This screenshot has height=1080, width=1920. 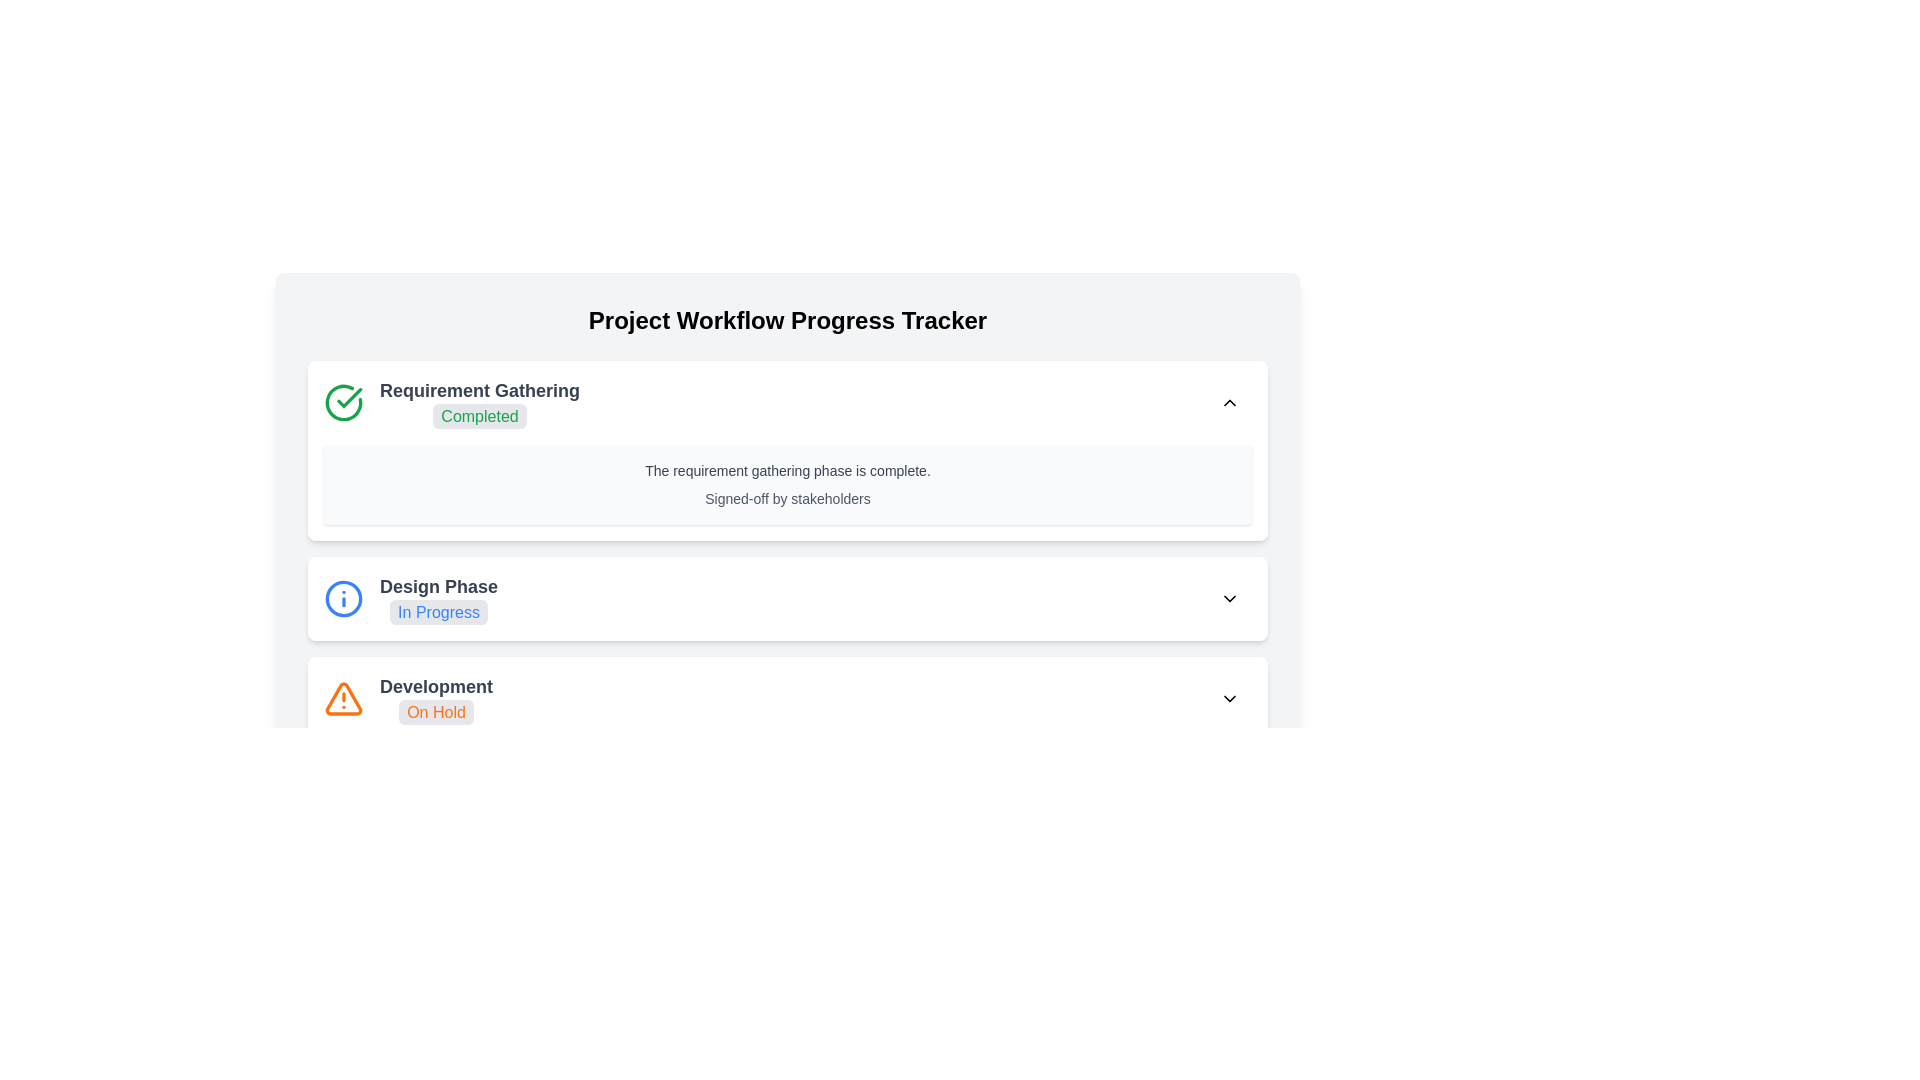 I want to click on the downward arrow on the 'Design Phase' section of the project progress tracker, so click(x=786, y=597).